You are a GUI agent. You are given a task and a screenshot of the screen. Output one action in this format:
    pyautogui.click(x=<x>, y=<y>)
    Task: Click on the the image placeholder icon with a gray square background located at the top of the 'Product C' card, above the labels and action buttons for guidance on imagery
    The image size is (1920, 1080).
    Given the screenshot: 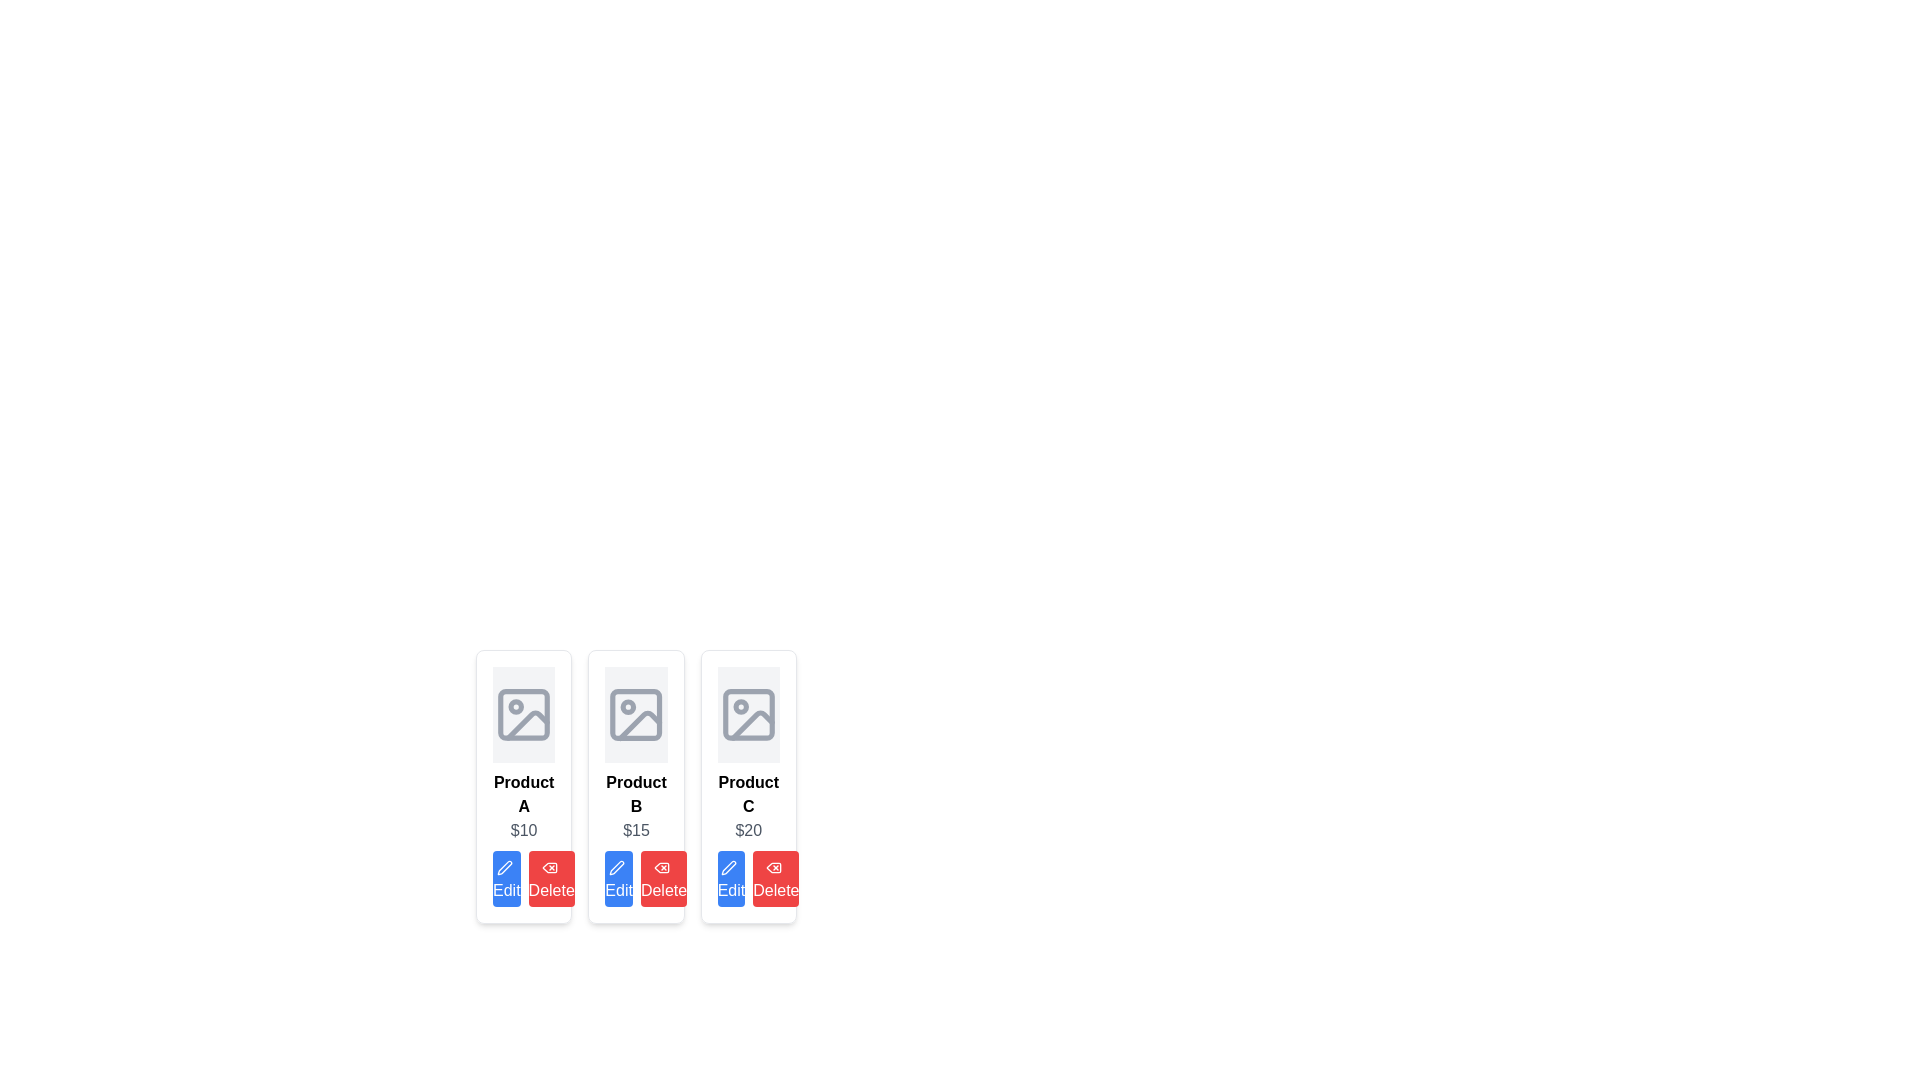 What is the action you would take?
    pyautogui.click(x=747, y=713)
    